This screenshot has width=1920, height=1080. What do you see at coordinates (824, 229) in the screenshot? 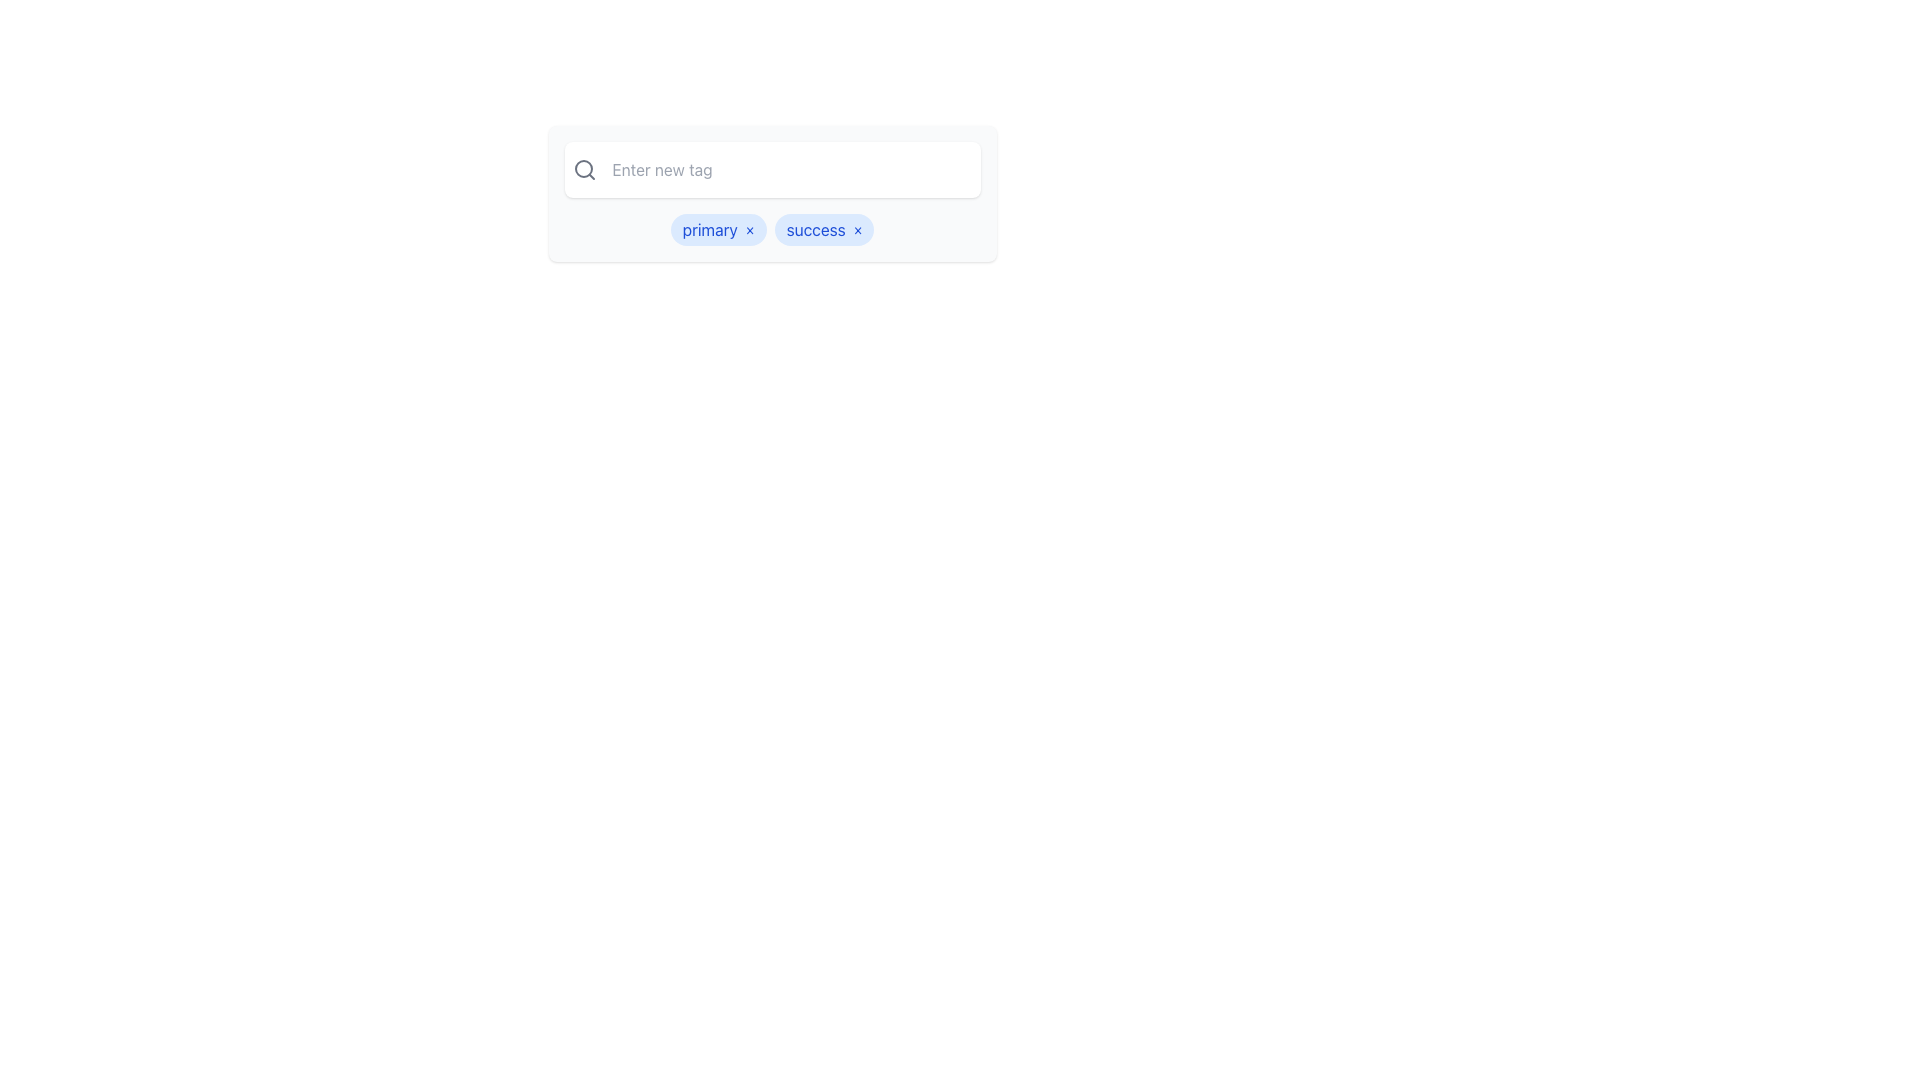
I see `the interactive tag with the label 'success' and dismiss button, which is a pill-shaped button with a light blue background located immediately to the right of the 'primary ×' component` at bounding box center [824, 229].